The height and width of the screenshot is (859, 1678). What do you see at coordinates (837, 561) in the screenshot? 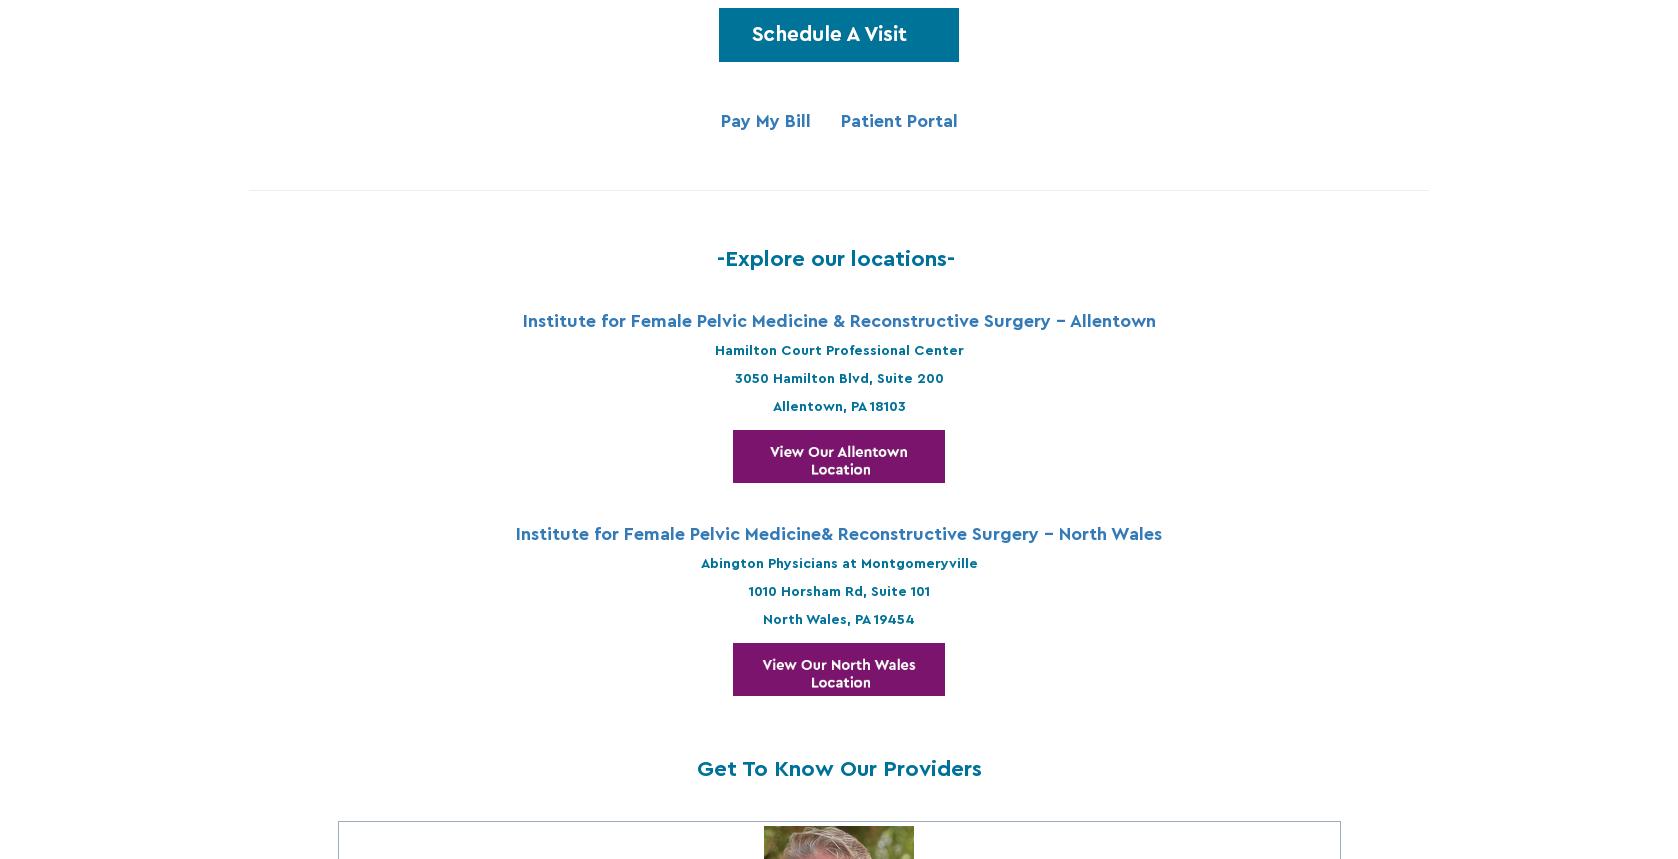
I see `'Abington Physicians at Montgomeryville'` at bounding box center [837, 561].